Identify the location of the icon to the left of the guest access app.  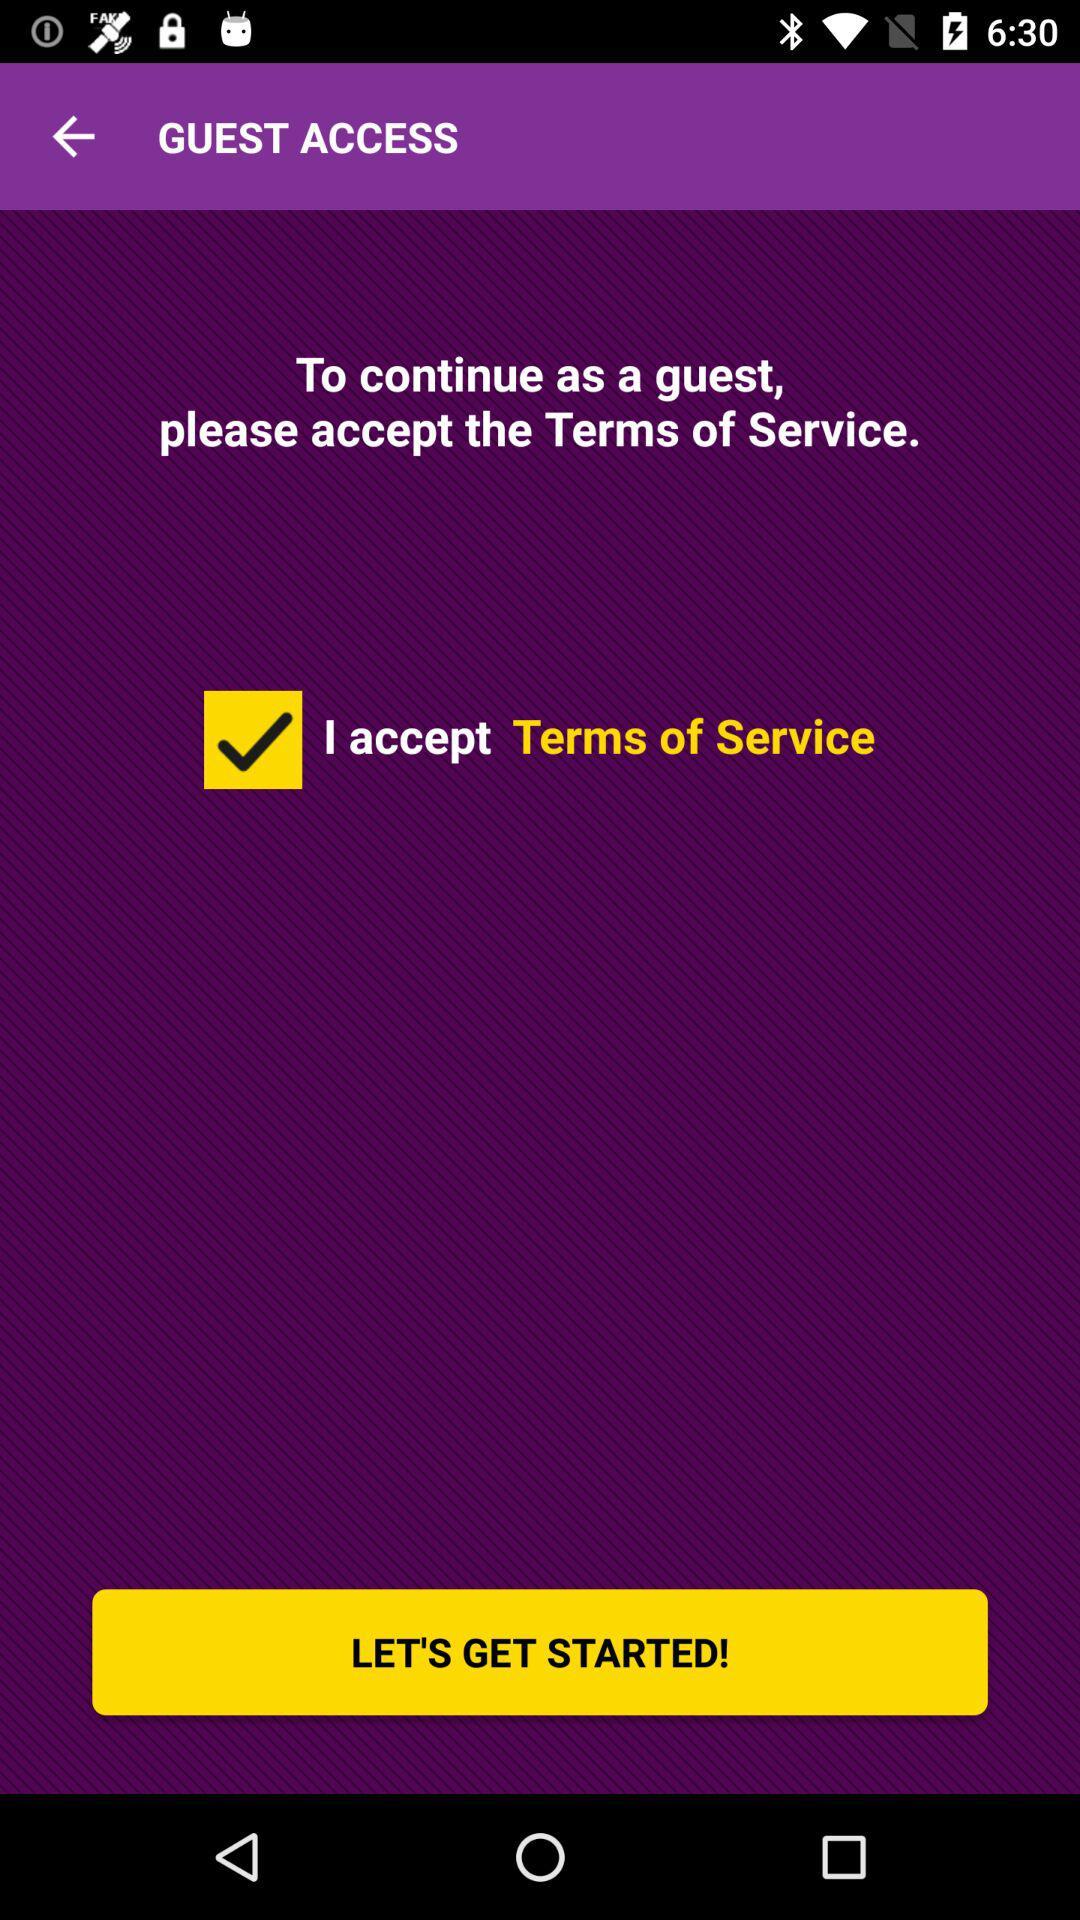
(72, 135).